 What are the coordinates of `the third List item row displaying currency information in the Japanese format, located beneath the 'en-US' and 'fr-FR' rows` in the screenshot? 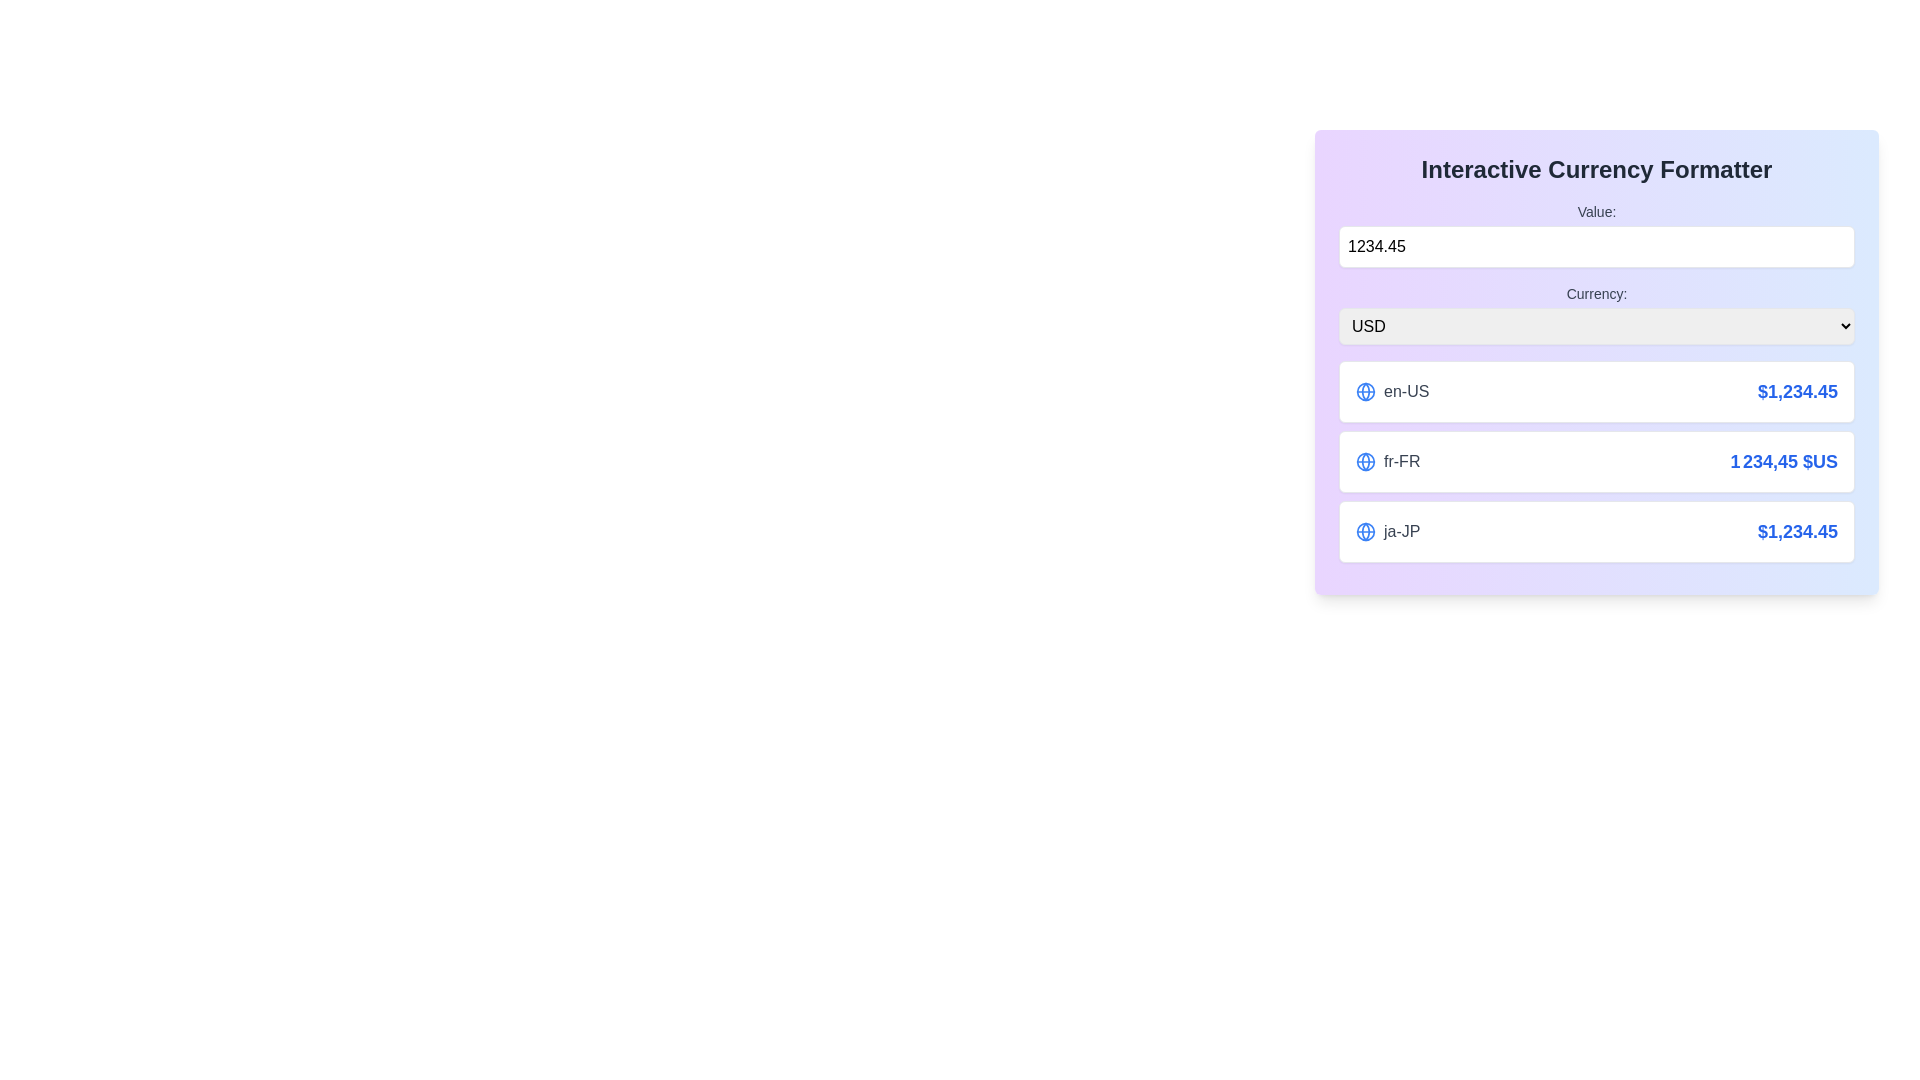 It's located at (1596, 531).